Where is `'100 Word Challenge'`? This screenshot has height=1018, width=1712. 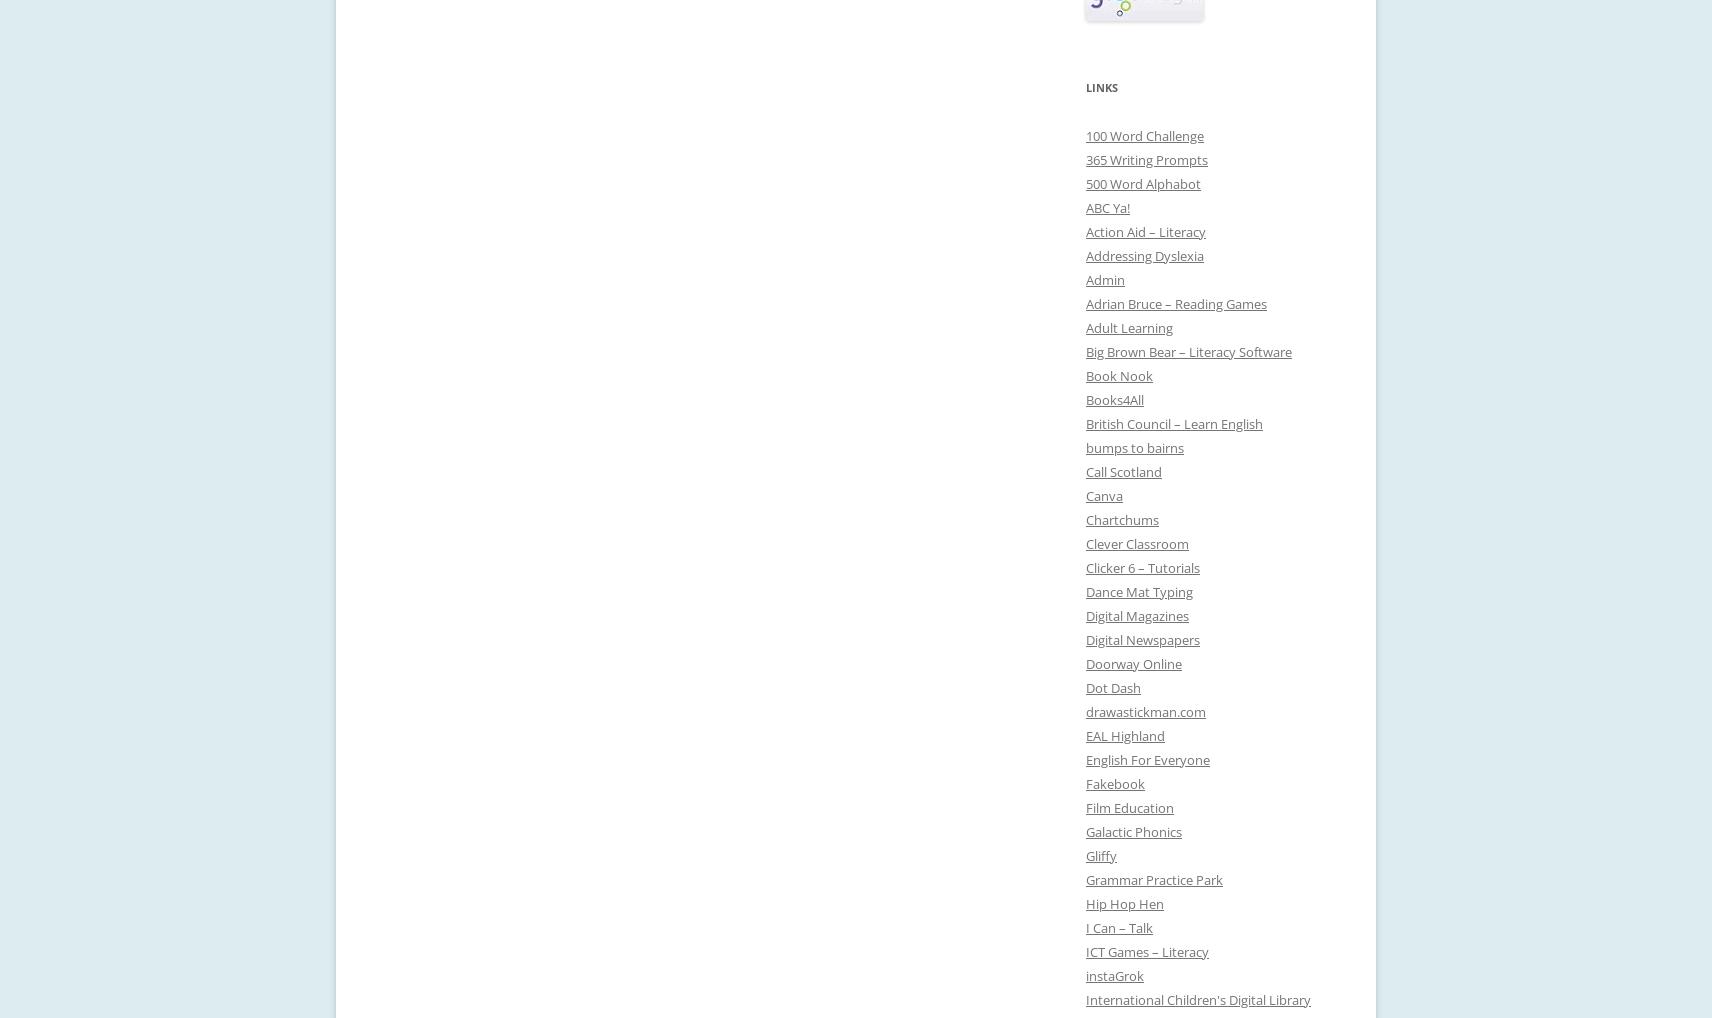 '100 Word Challenge' is located at coordinates (1085, 135).